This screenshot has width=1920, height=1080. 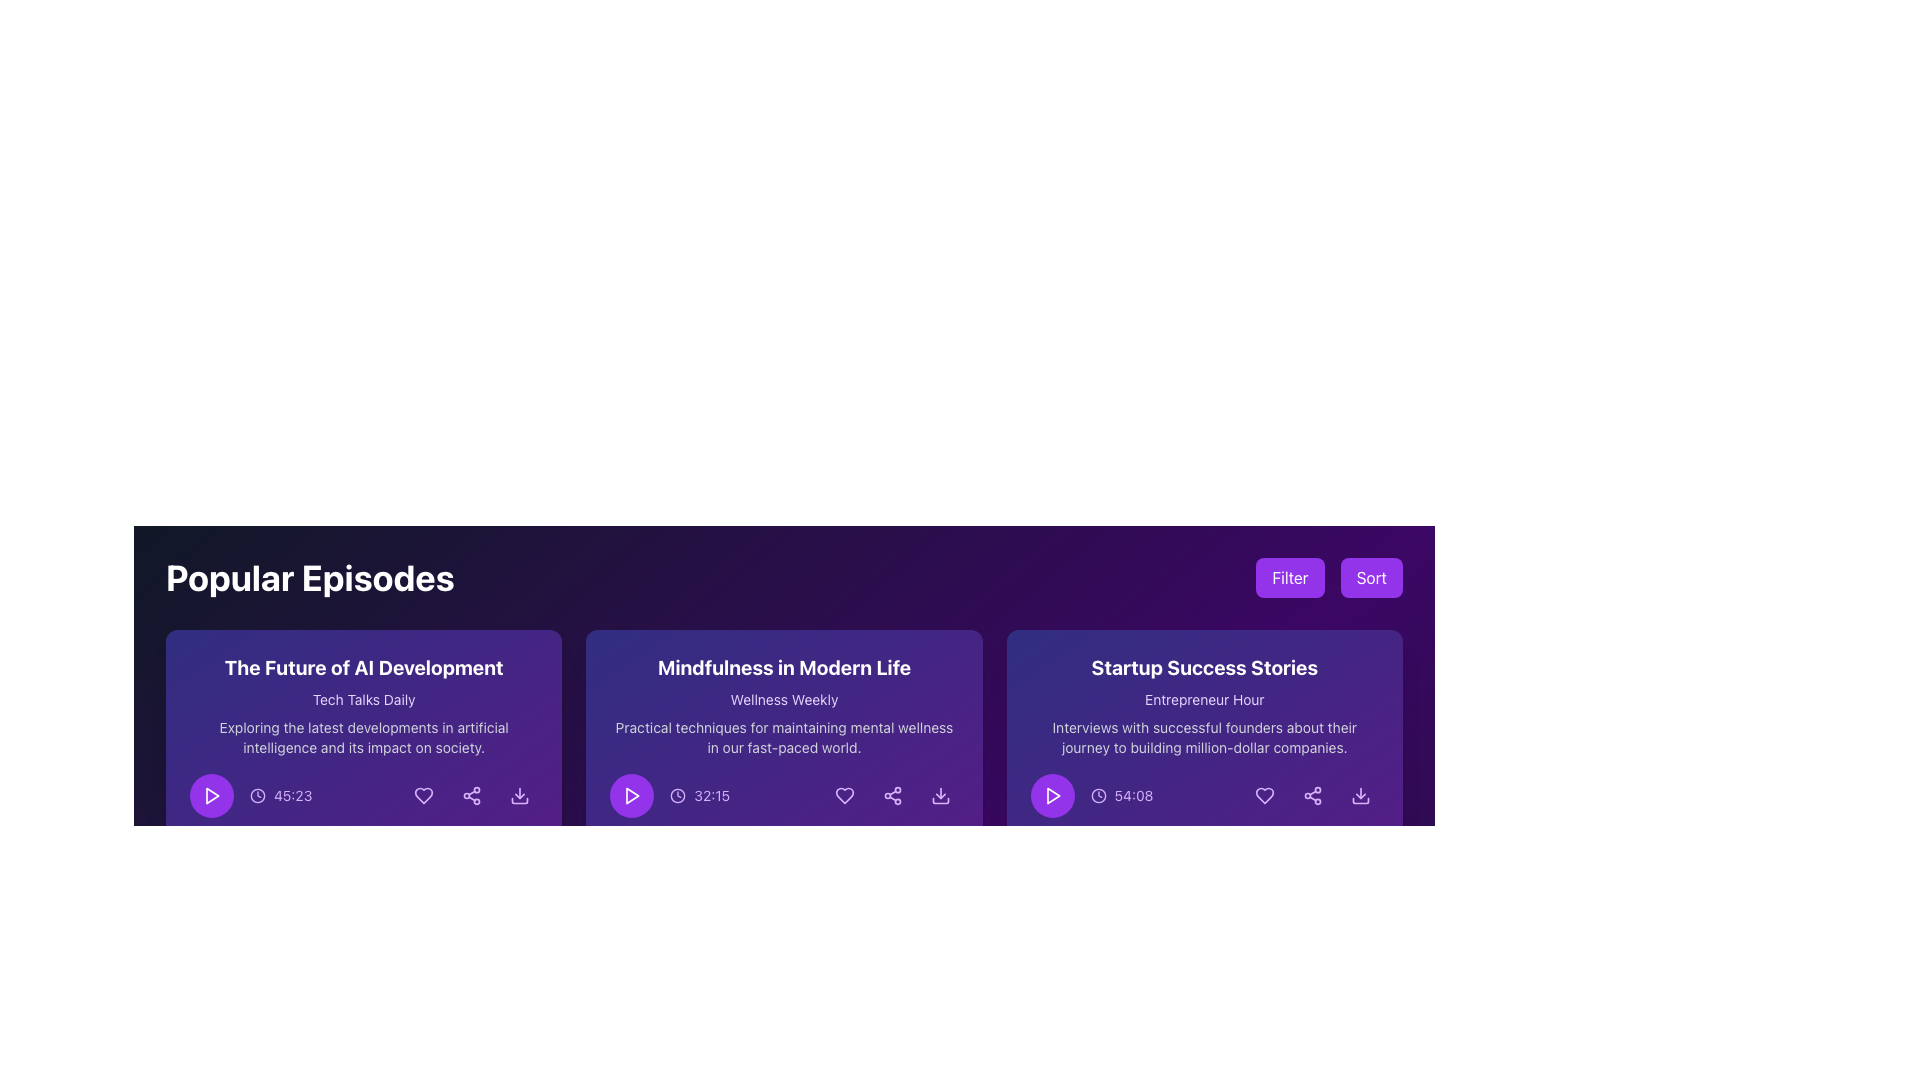 What do you see at coordinates (844, 794) in the screenshot?
I see `the heart-shaped icon with a purple hue located at the bottom of the 'Mindfulness in Modern Life' episode card, positioned between the play button and the share icon` at bounding box center [844, 794].